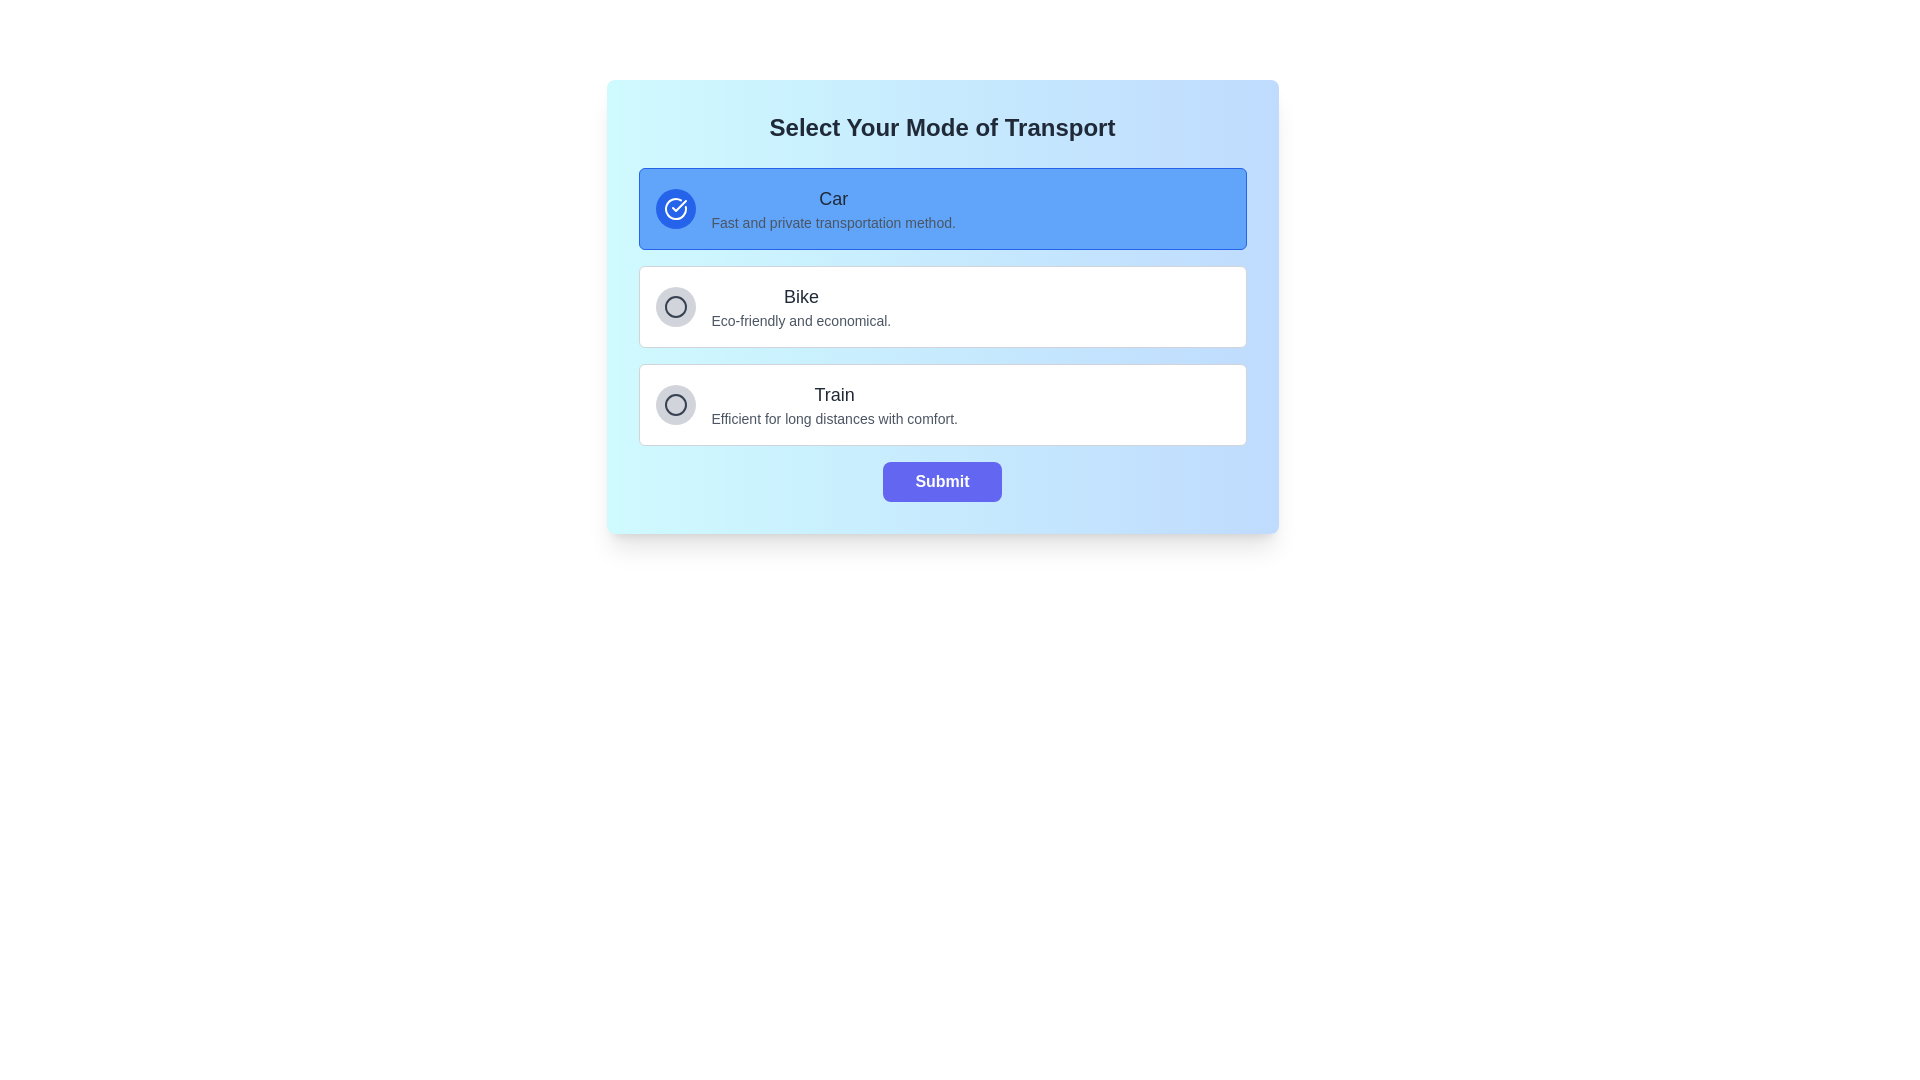  I want to click on the 'Train' option in the selectable list for mode of transport, which is the third item below 'Car' and 'Bike', so click(941, 405).